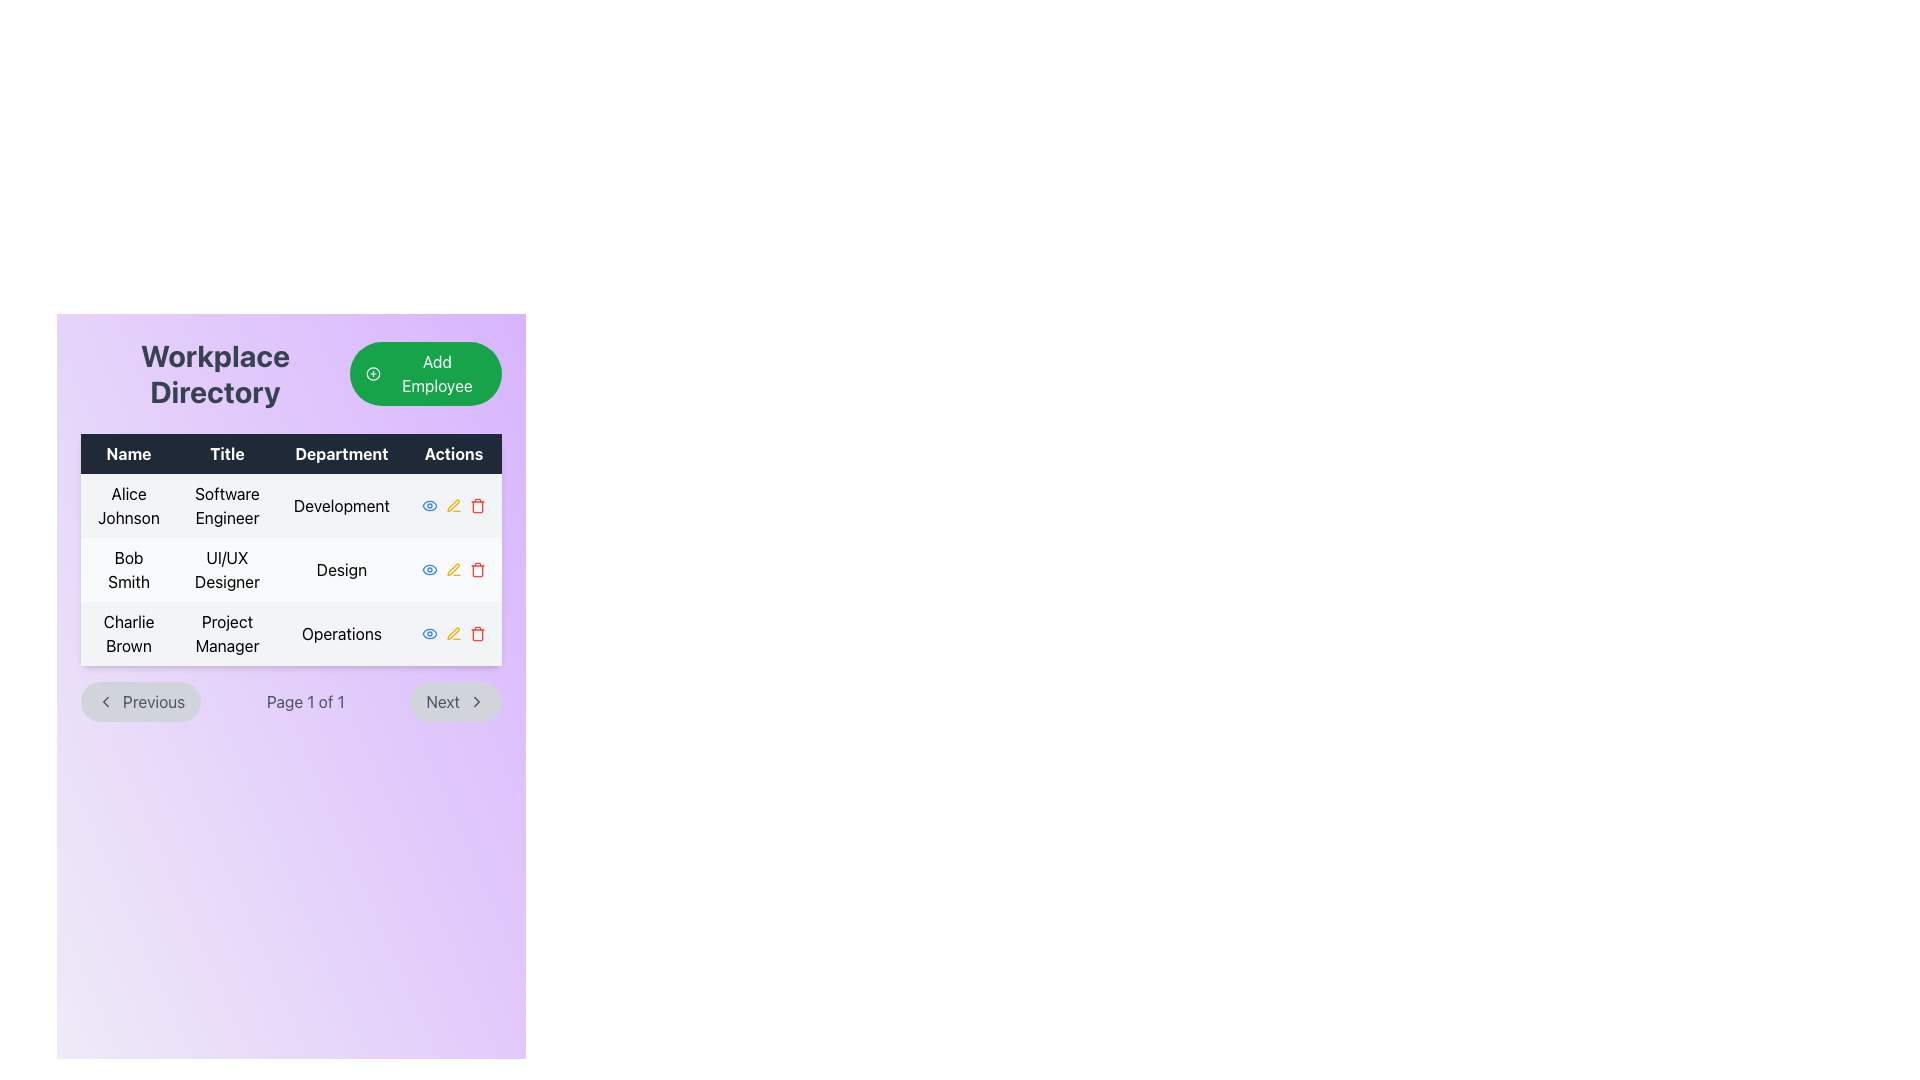  Describe the element at coordinates (227, 454) in the screenshot. I see `the 'Title' column header in the table, which is located in the second column of the header row, immediately to the right of the 'Name' column and left of the 'Department' column` at that location.